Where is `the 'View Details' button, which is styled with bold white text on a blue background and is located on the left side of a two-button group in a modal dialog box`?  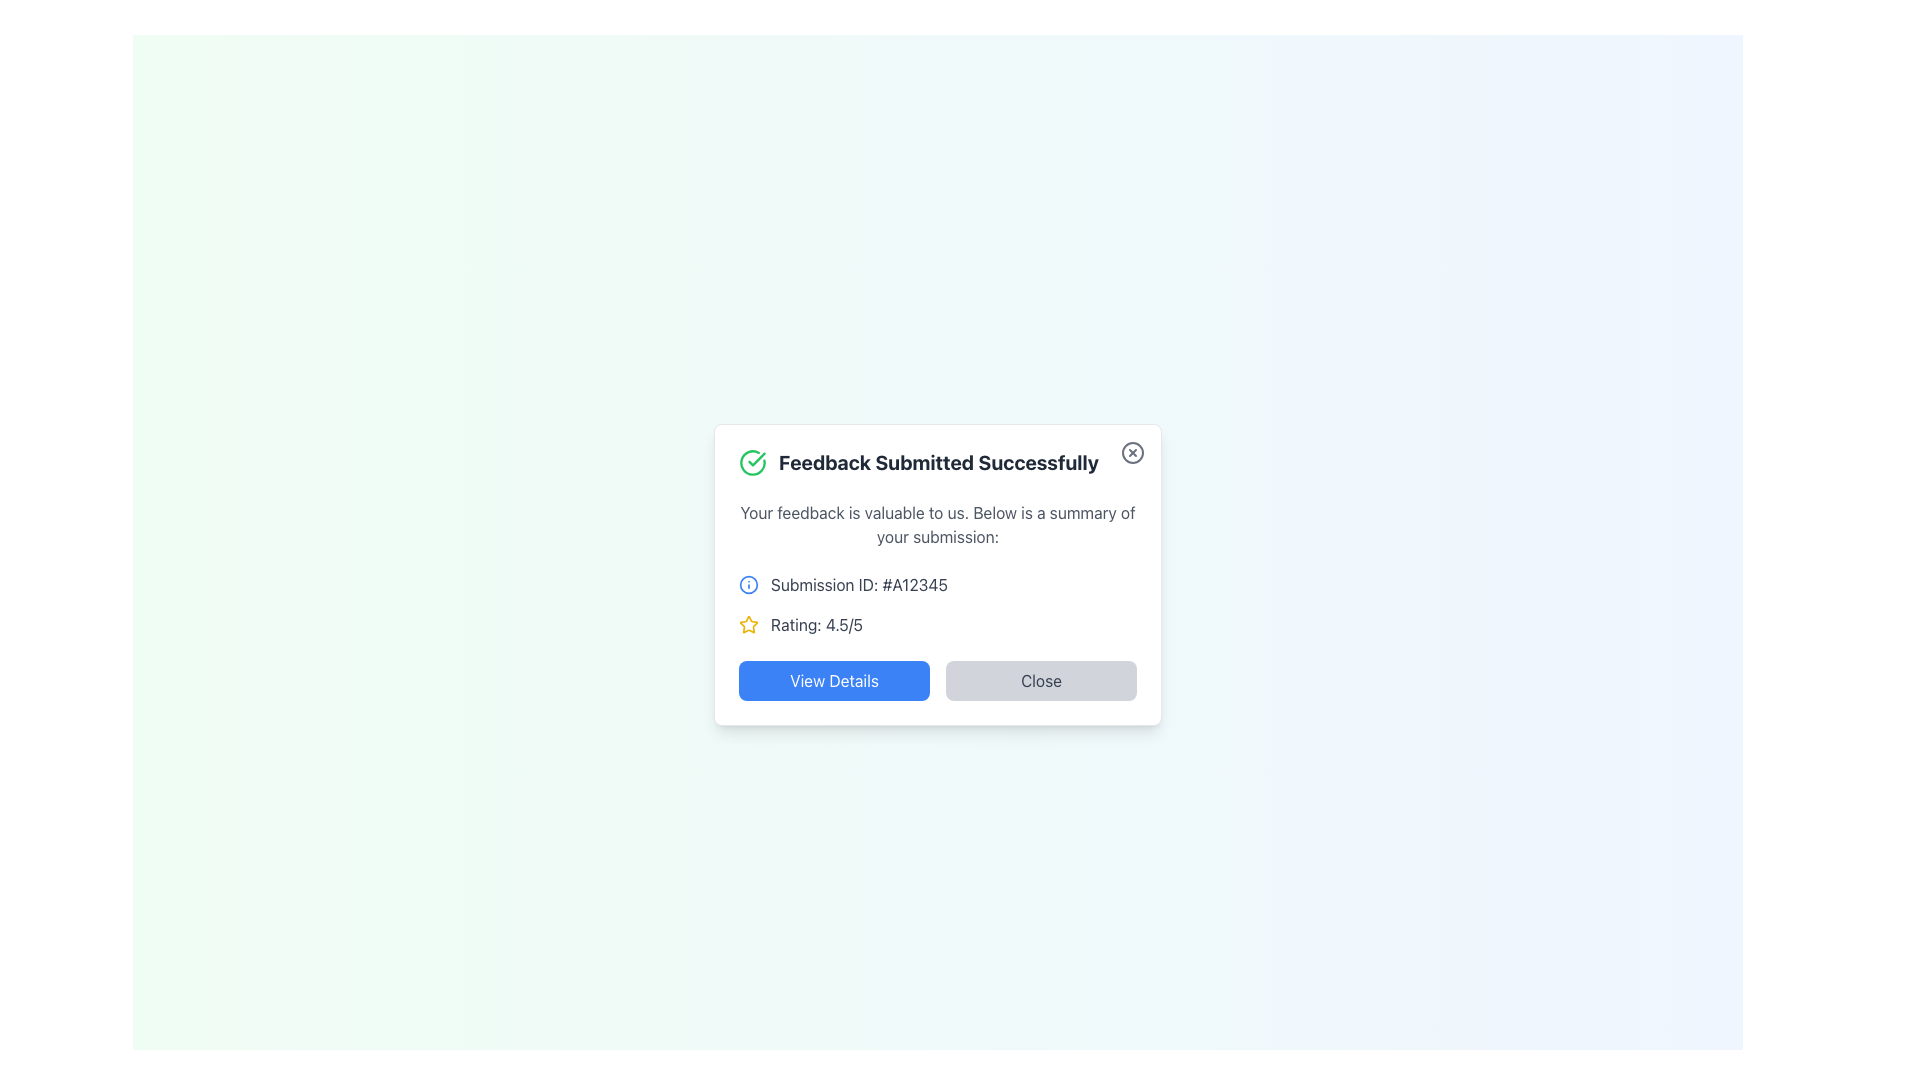 the 'View Details' button, which is styled with bold white text on a blue background and is located on the left side of a two-button group in a modal dialog box is located at coordinates (834, 680).